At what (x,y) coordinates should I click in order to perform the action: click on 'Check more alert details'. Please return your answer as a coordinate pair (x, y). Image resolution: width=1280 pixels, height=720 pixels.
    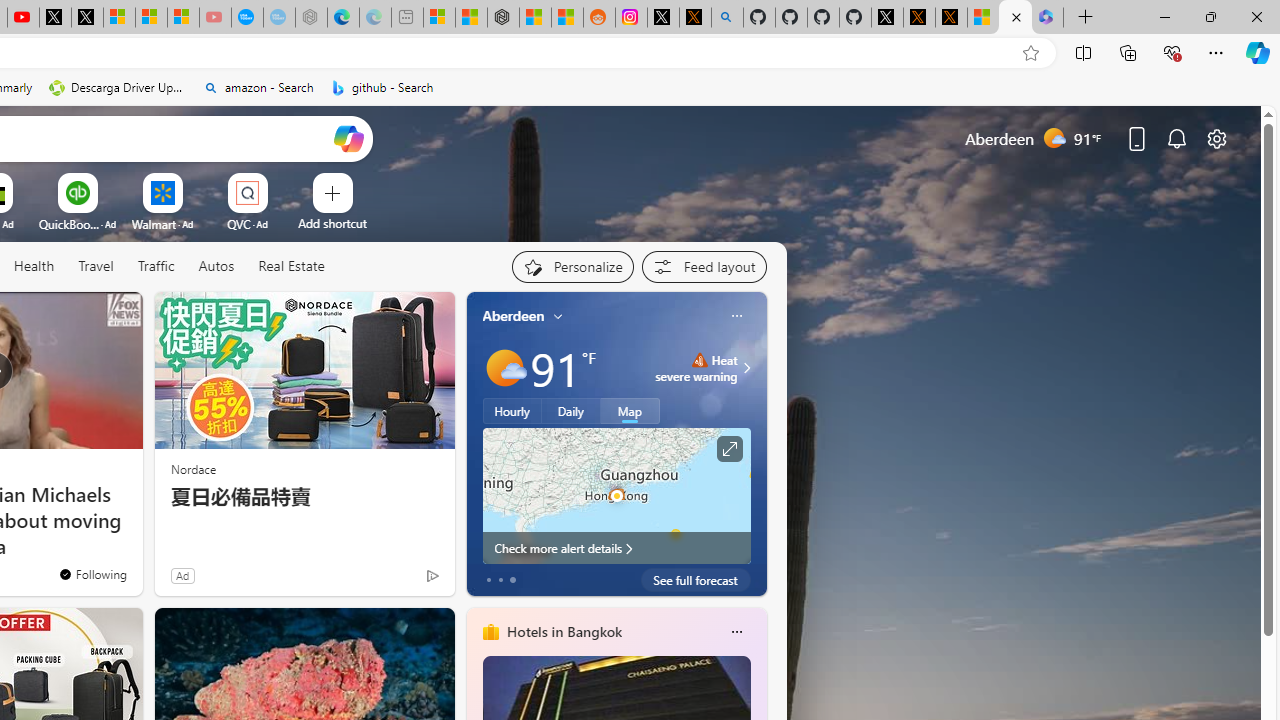
    Looking at the image, I should click on (615, 547).